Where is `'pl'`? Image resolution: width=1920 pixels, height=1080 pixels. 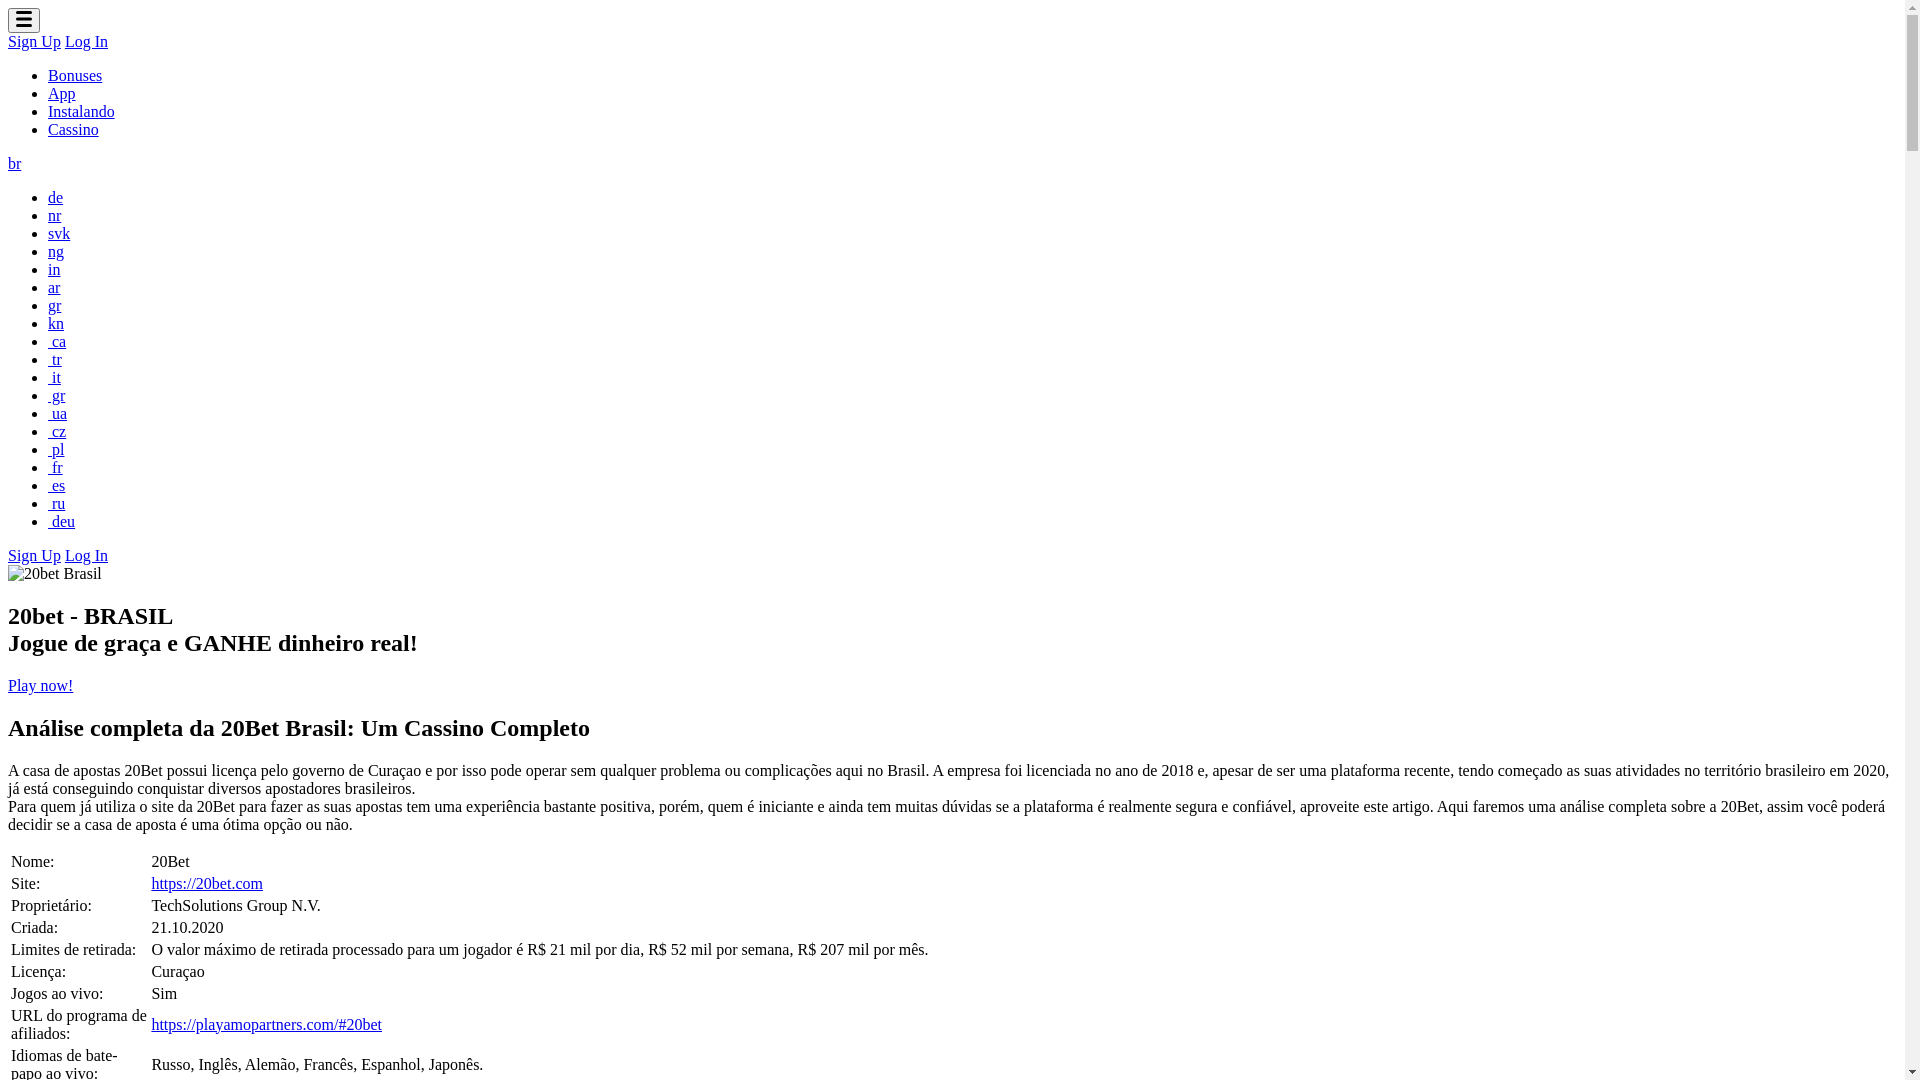 'pl' is located at coordinates (56, 448).